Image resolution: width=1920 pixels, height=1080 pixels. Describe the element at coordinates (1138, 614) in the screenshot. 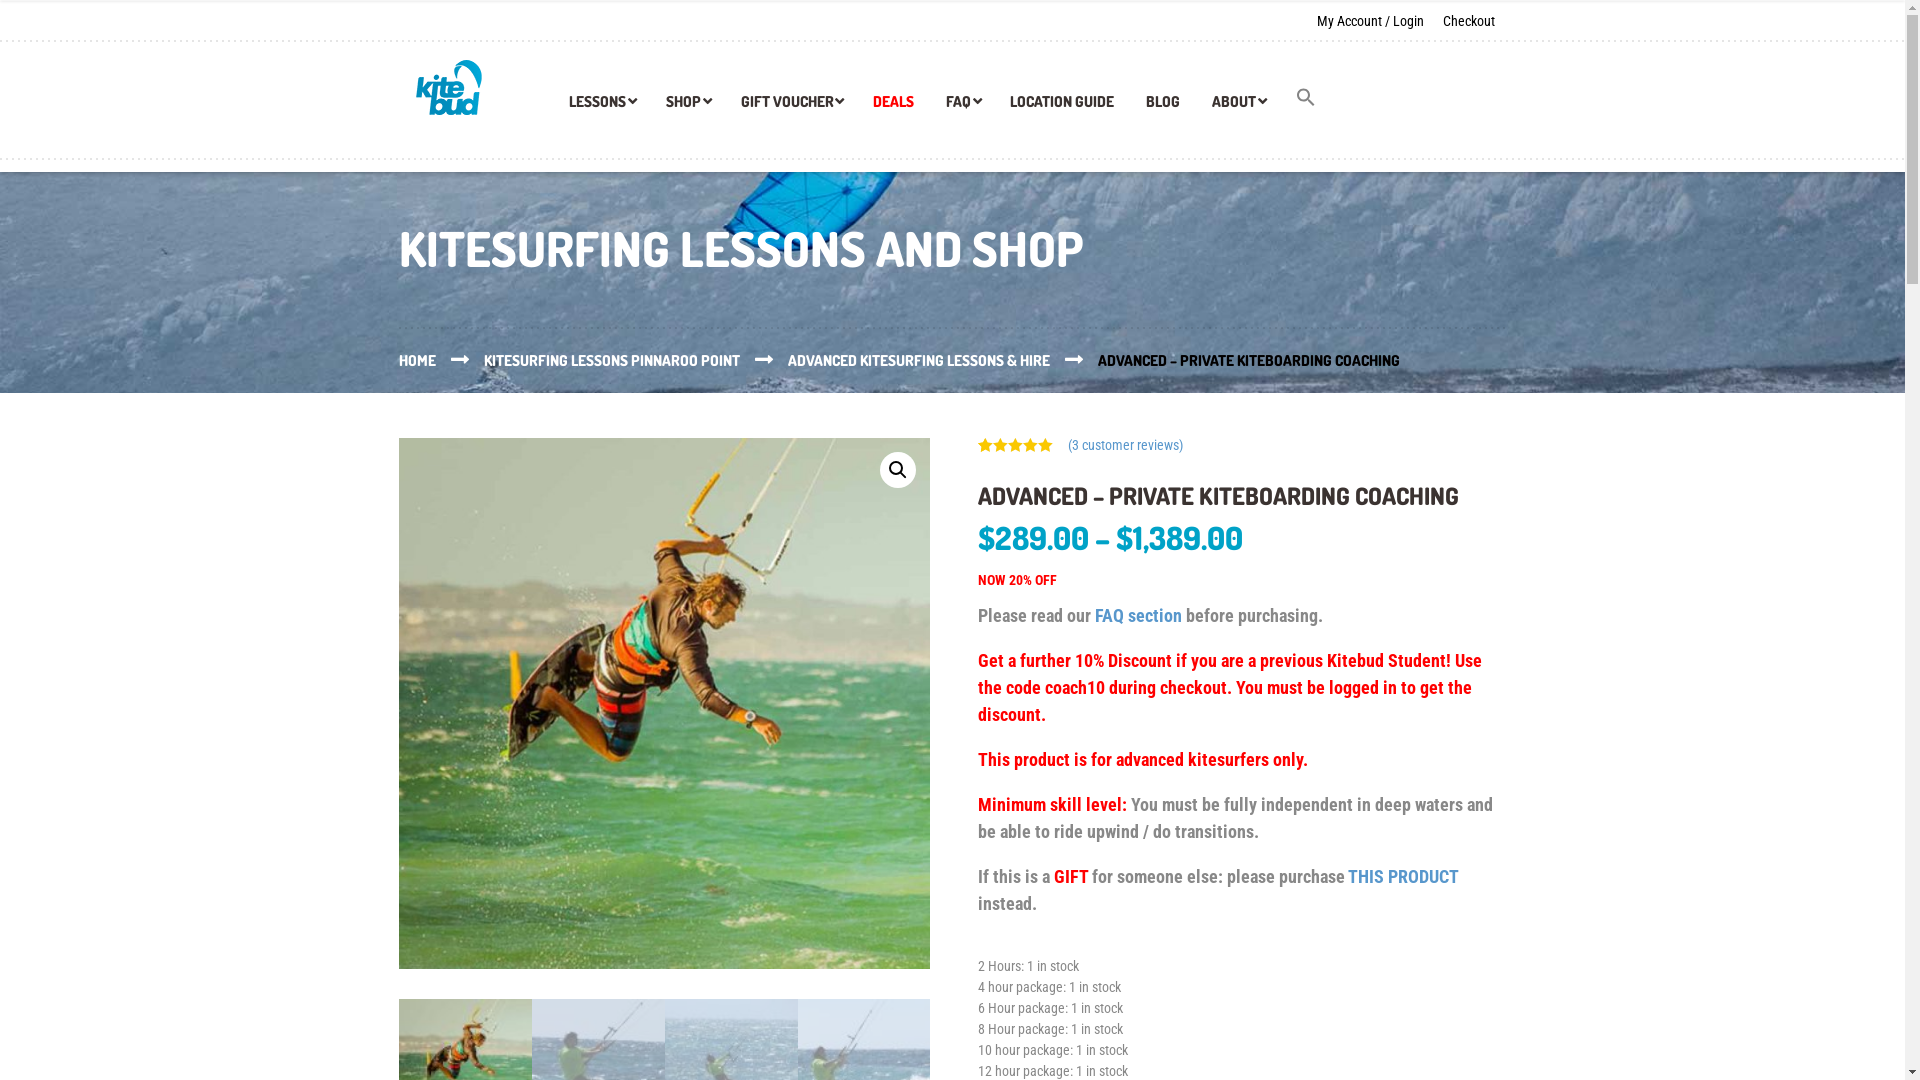

I see `'FAQ section'` at that location.